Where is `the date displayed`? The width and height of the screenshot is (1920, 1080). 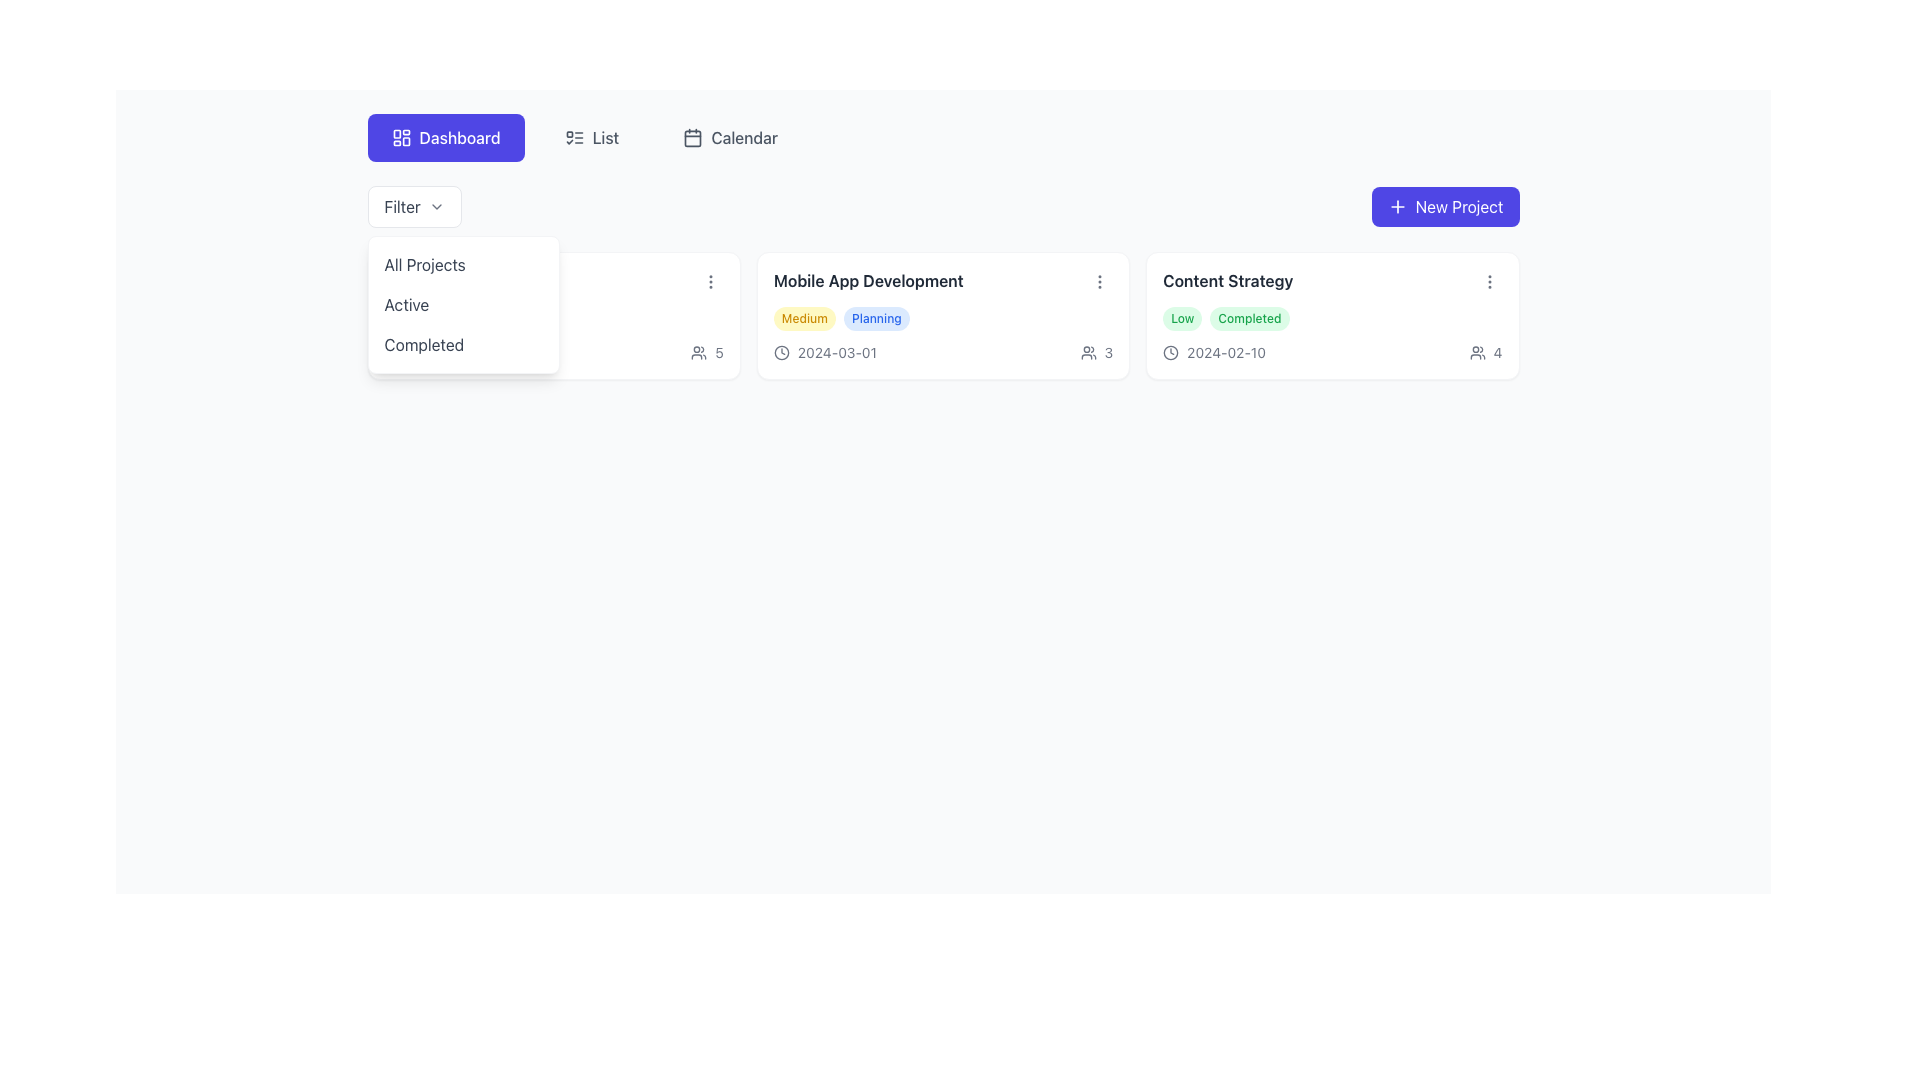 the date displayed is located at coordinates (837, 352).